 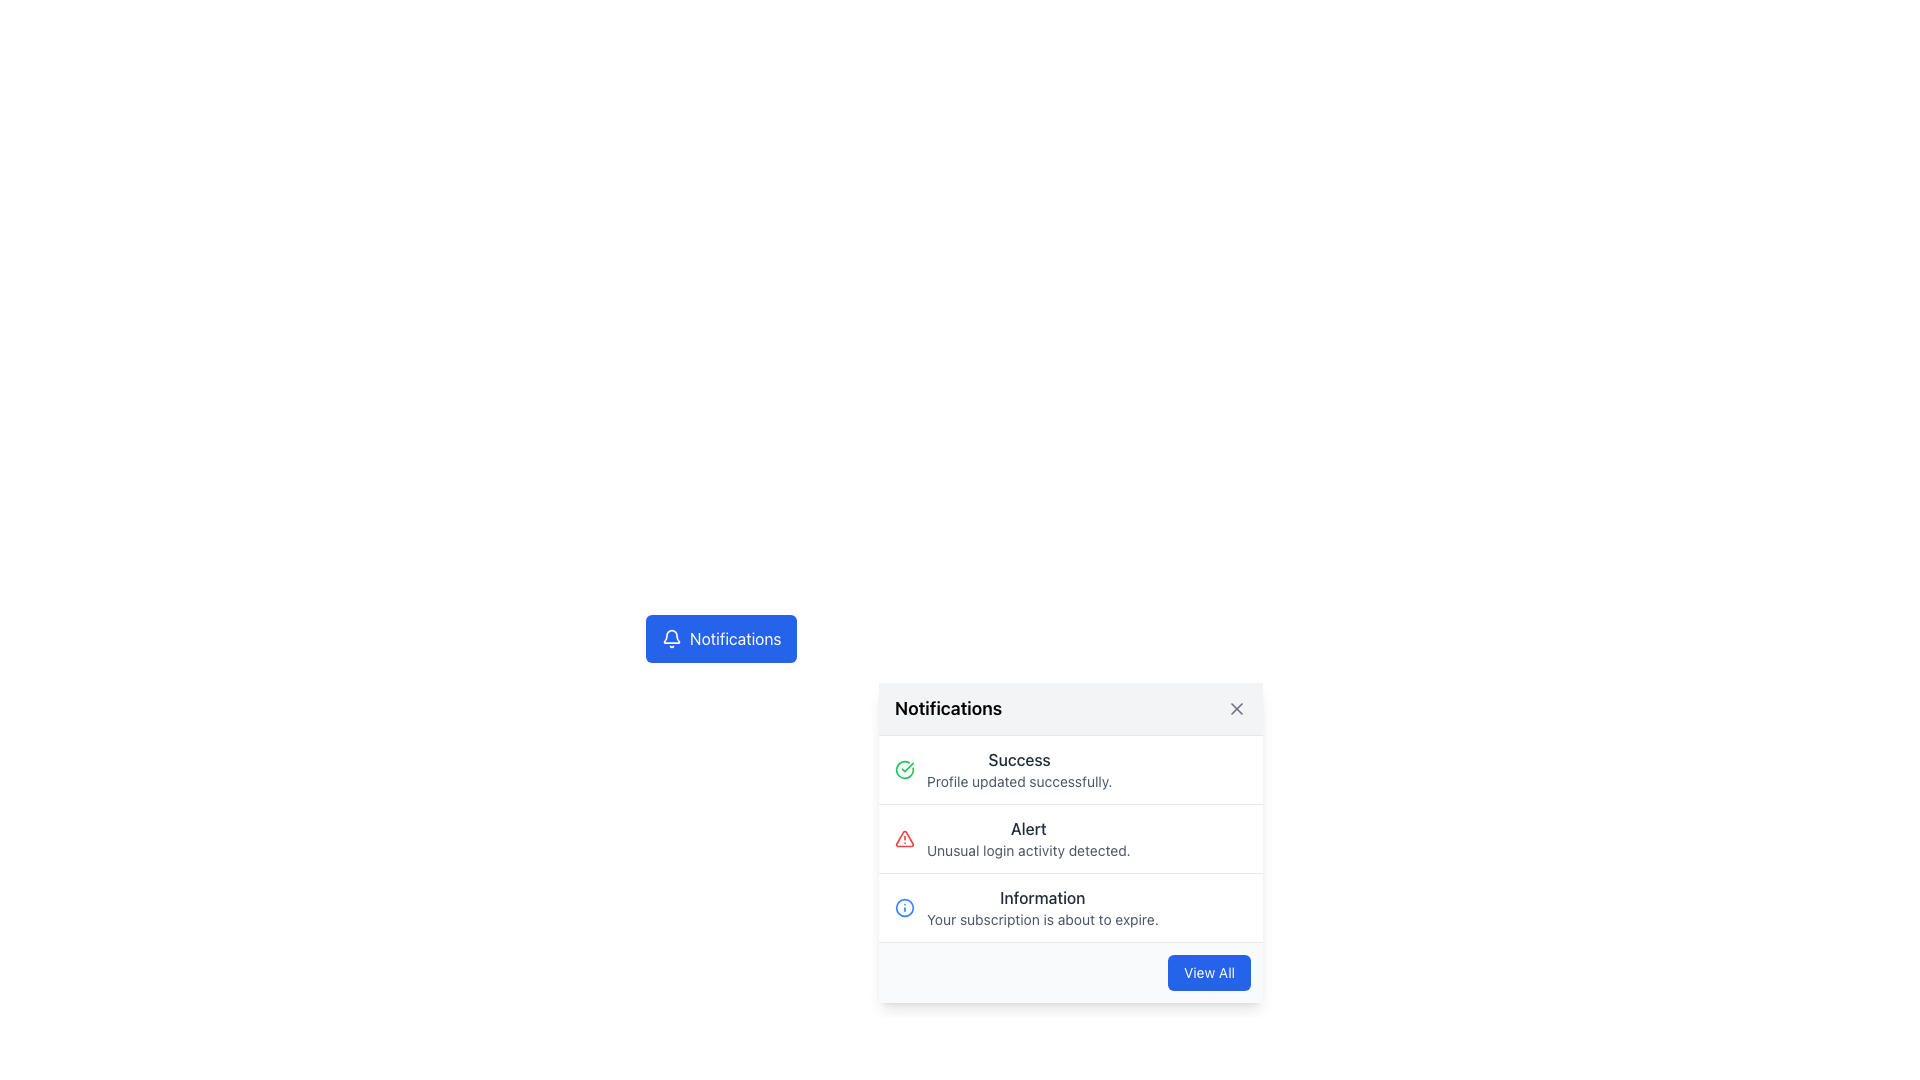 What do you see at coordinates (1041, 920) in the screenshot?
I see `the informational message regarding subscription status located within the notification block below the 'Information' label in the modal` at bounding box center [1041, 920].